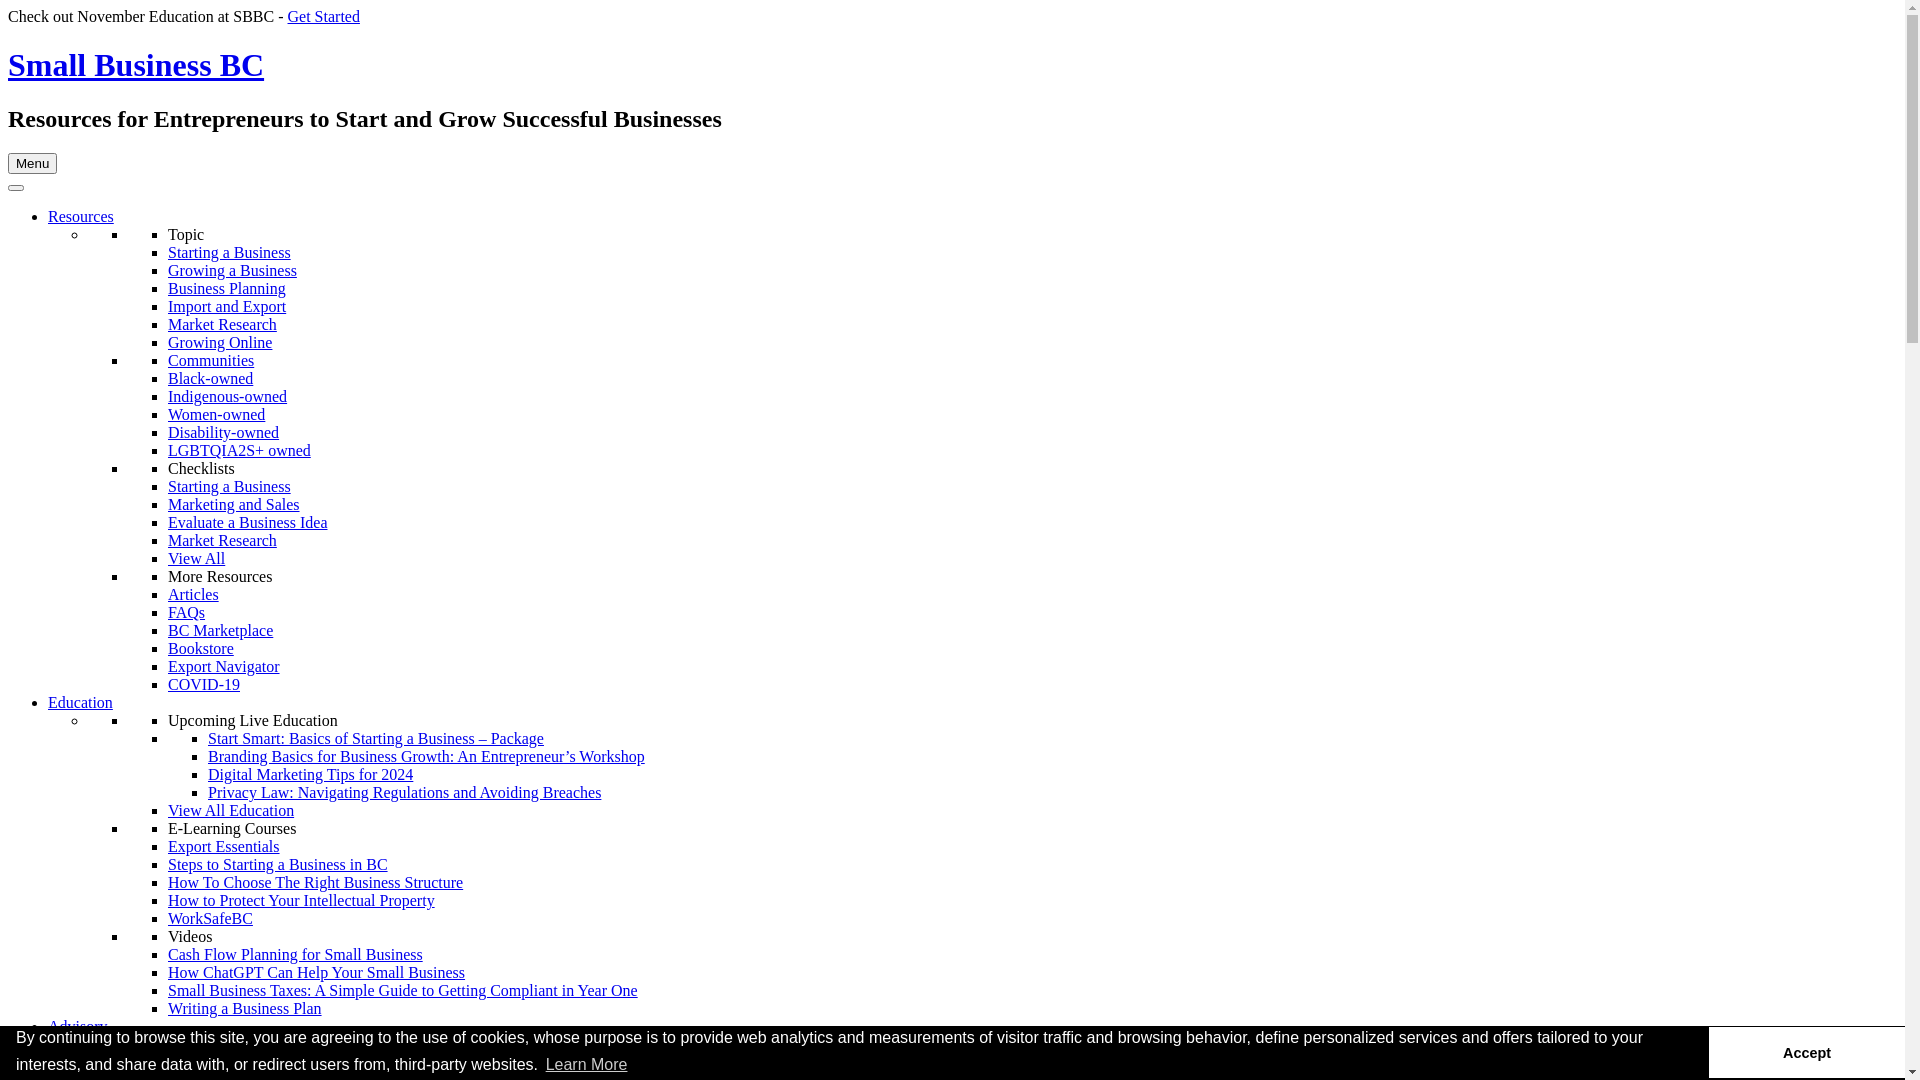 Image resolution: width=1920 pixels, height=1080 pixels. Describe the element at coordinates (168, 593) in the screenshot. I see `'Articles'` at that location.